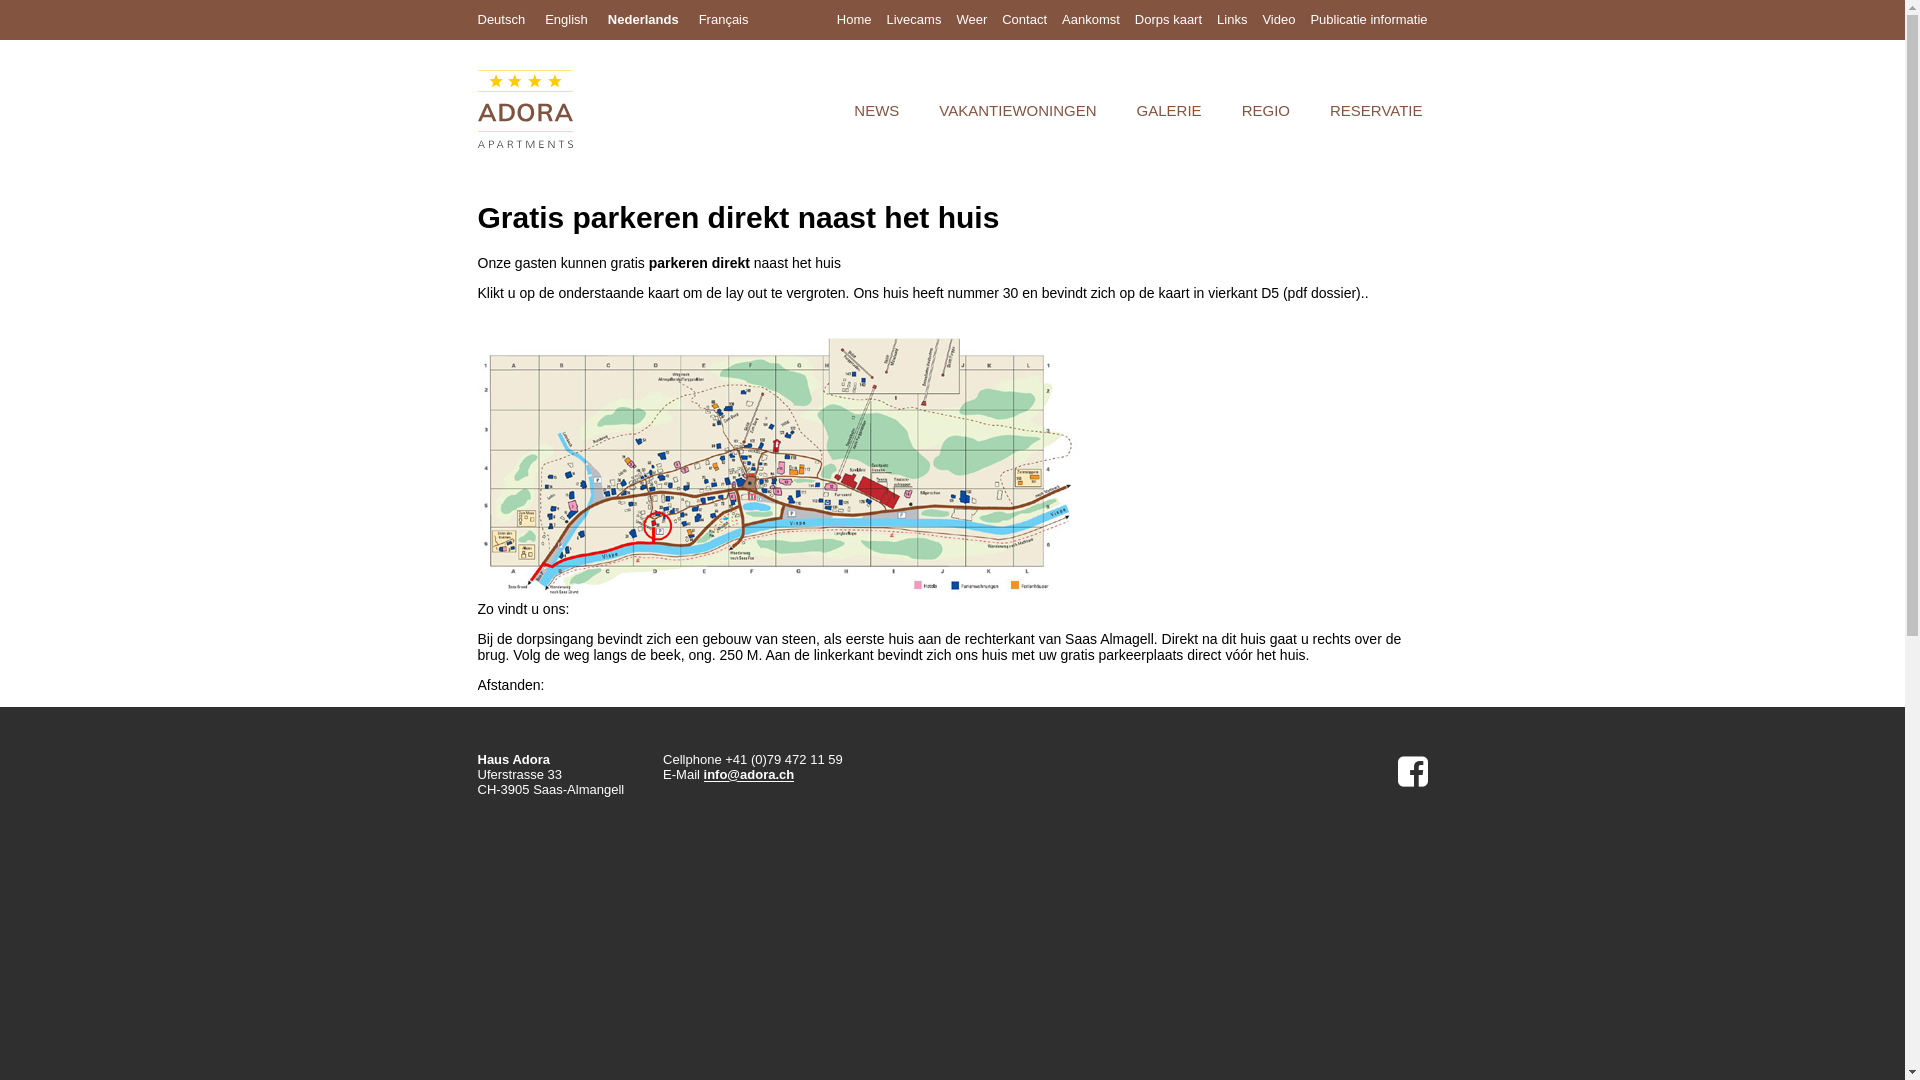  Describe the element at coordinates (502, 19) in the screenshot. I see `'Deutsch'` at that location.